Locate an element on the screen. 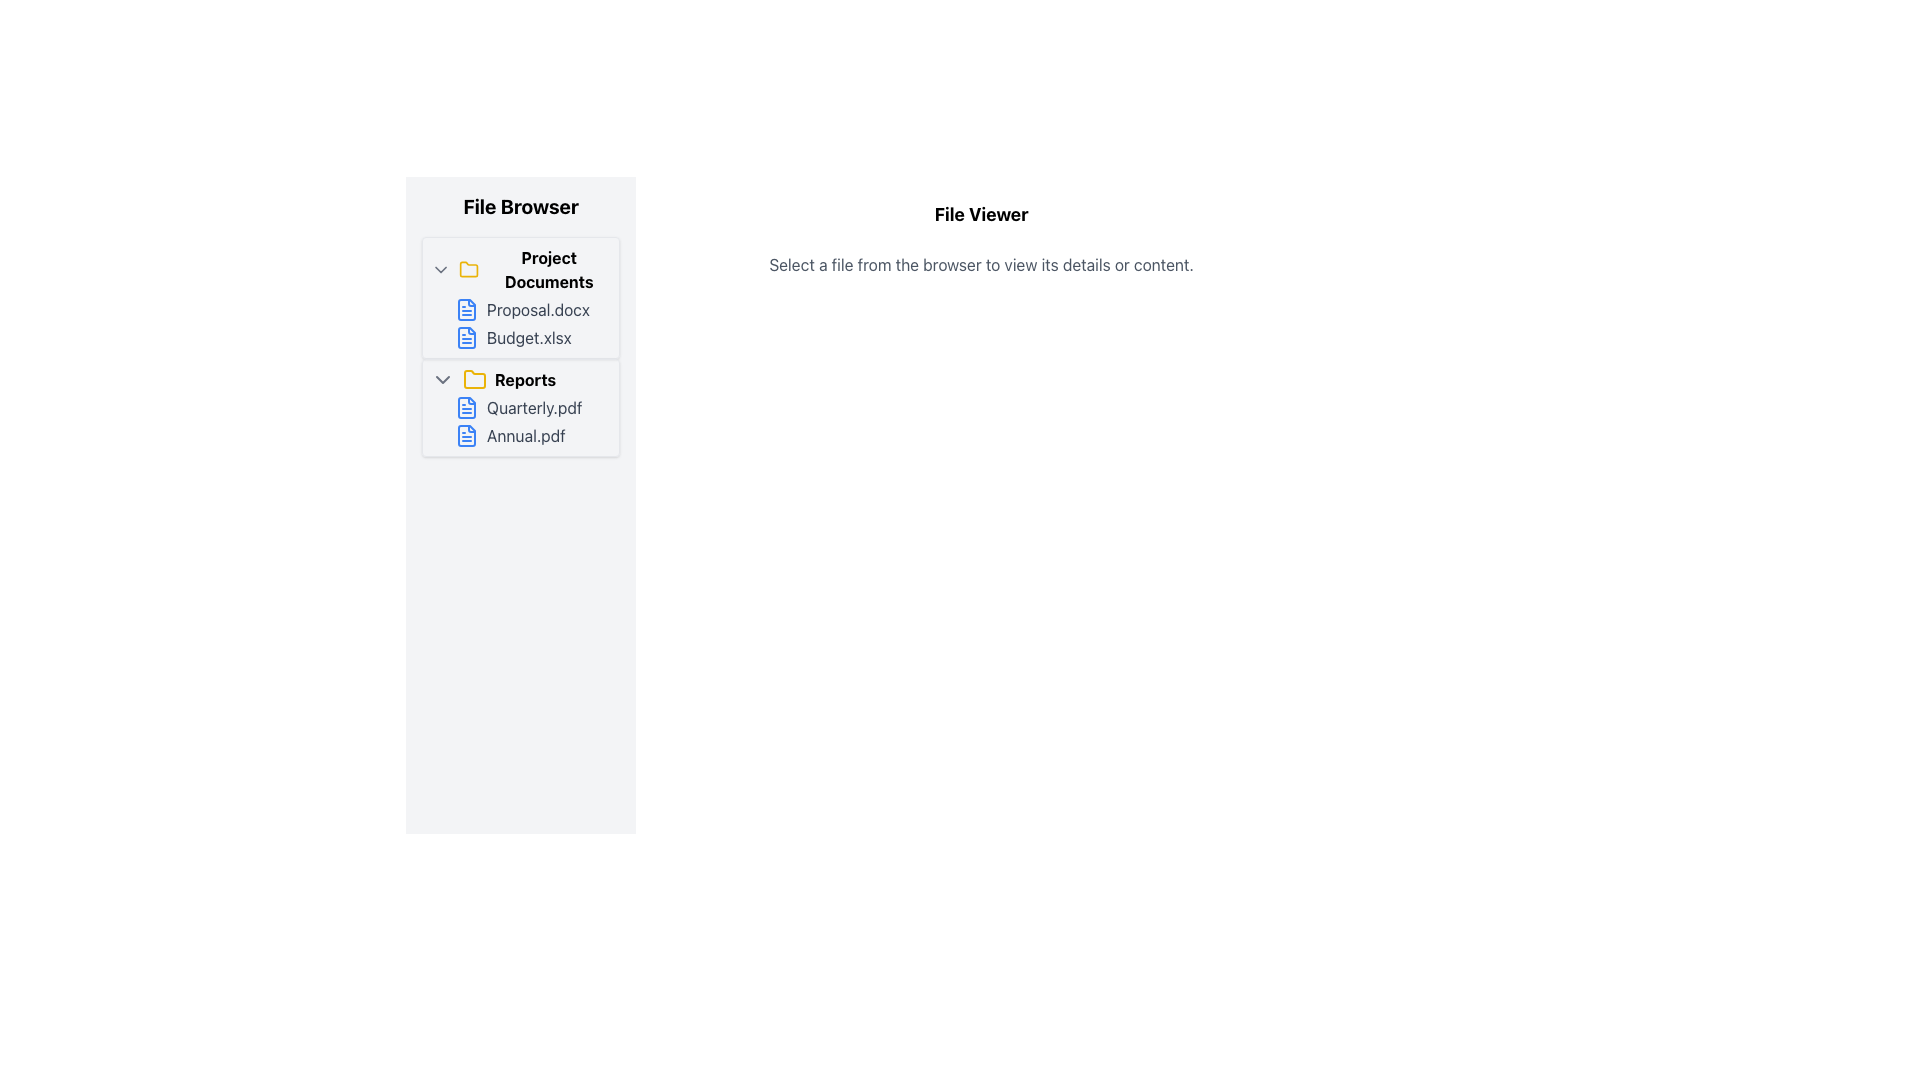  the document icon styled in blue, representing 'Proposal.docx' in the 'File Browser' section is located at coordinates (465, 407).